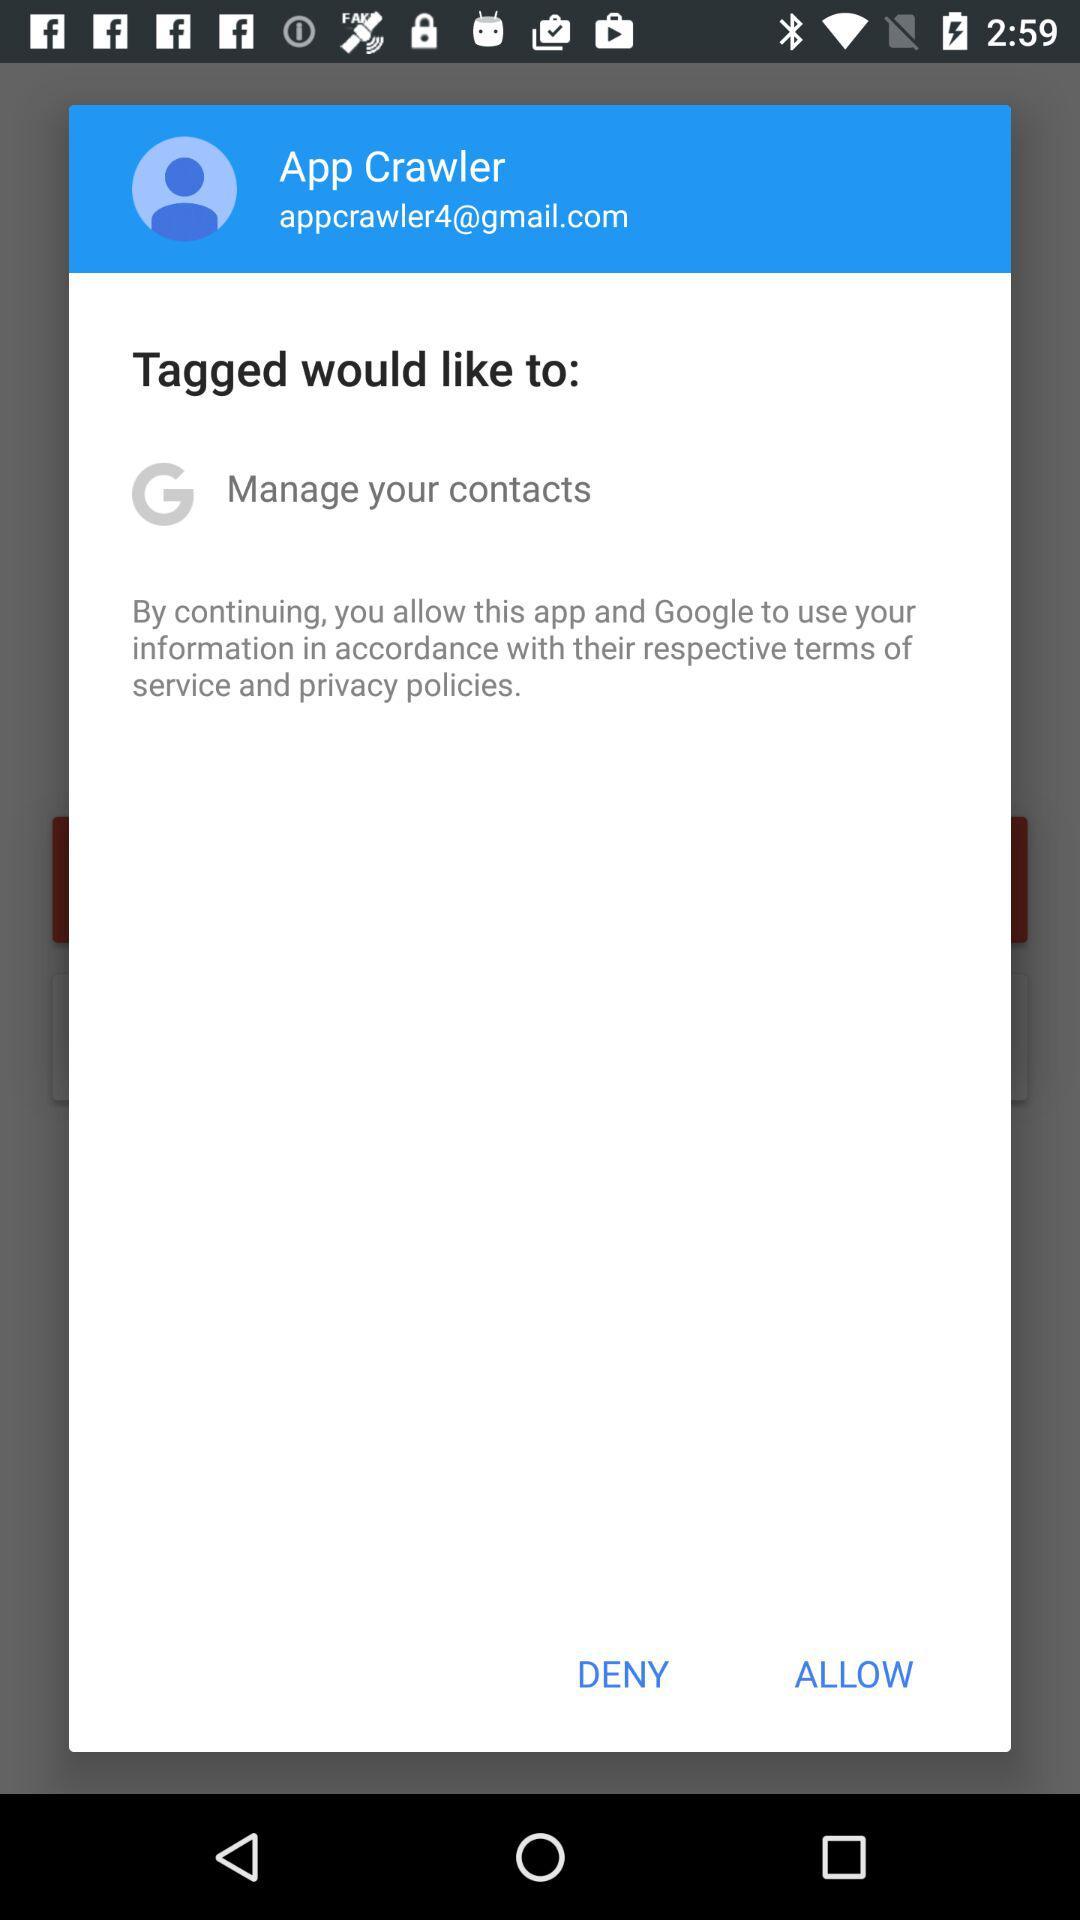 The height and width of the screenshot is (1920, 1080). Describe the element at coordinates (392, 164) in the screenshot. I see `the app crawler item` at that location.